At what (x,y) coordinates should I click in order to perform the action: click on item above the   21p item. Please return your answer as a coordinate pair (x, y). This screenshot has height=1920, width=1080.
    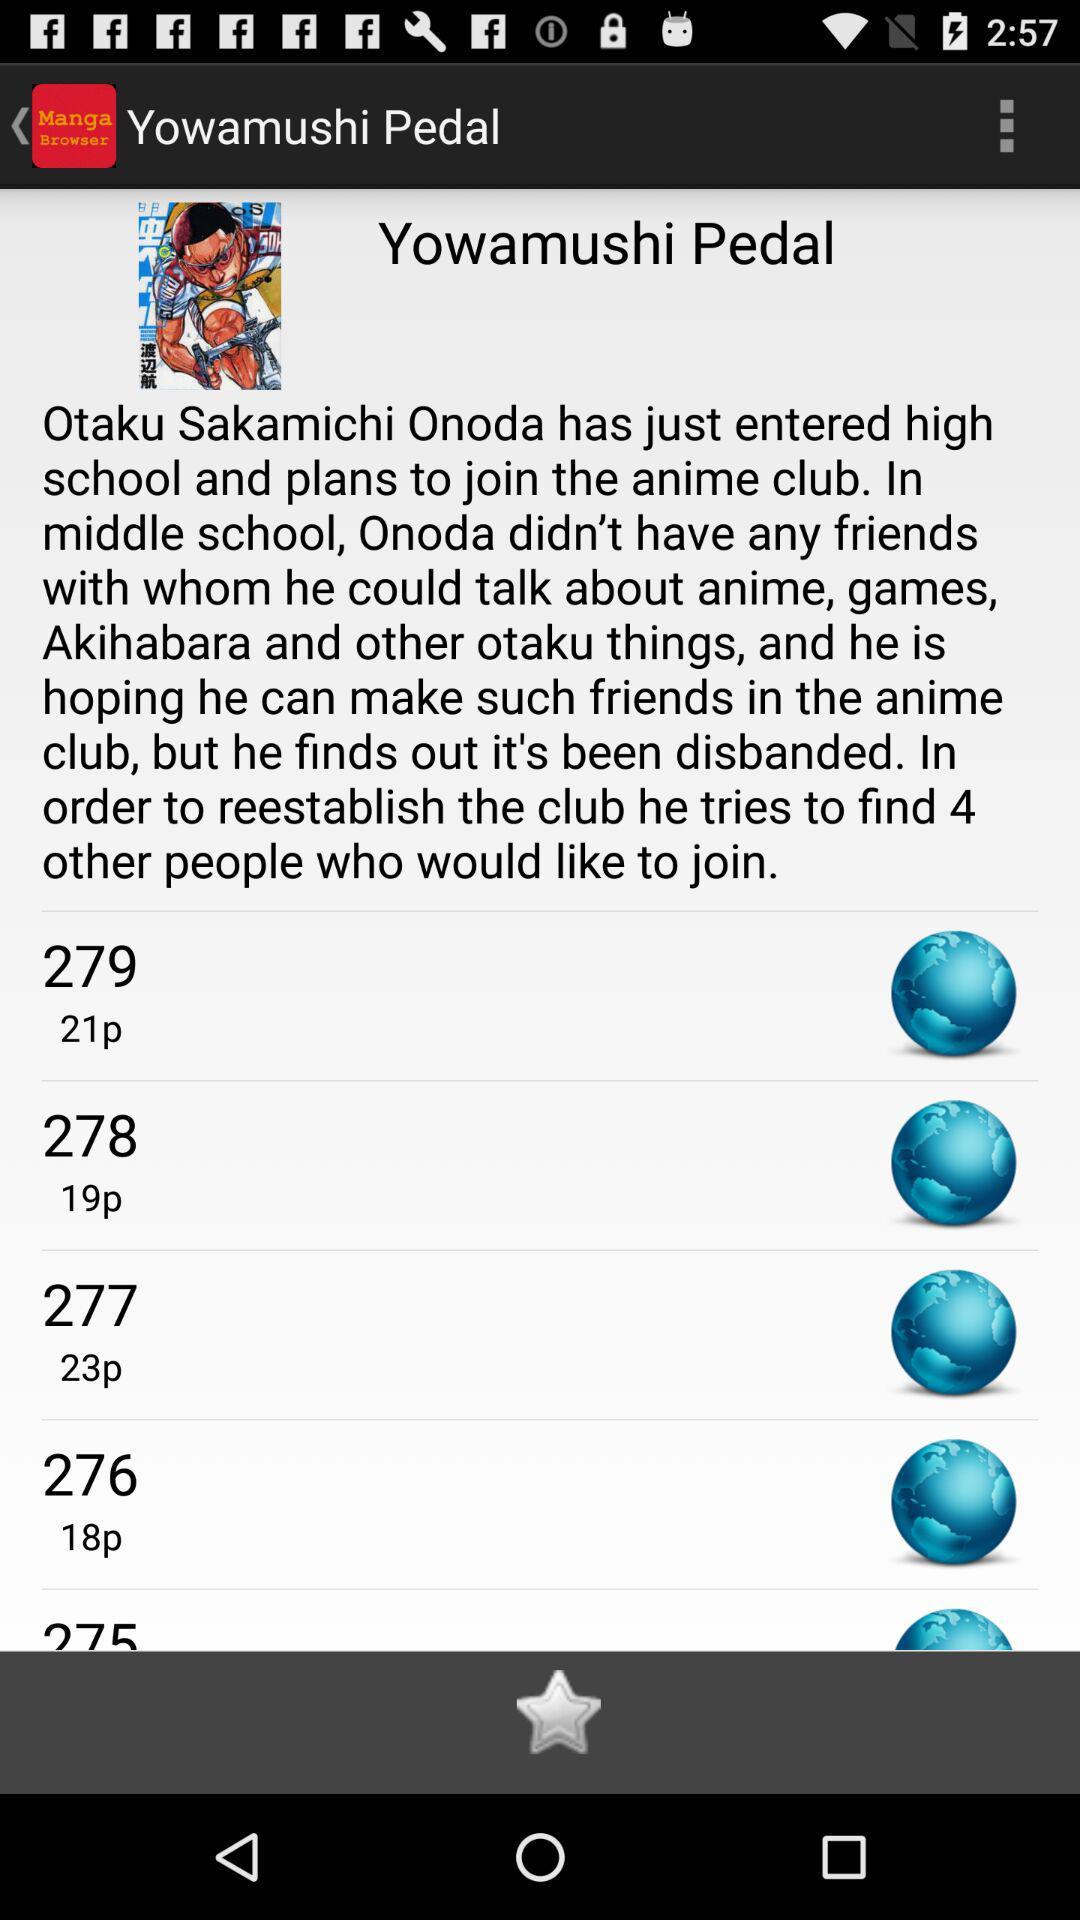
    Looking at the image, I should click on (540, 964).